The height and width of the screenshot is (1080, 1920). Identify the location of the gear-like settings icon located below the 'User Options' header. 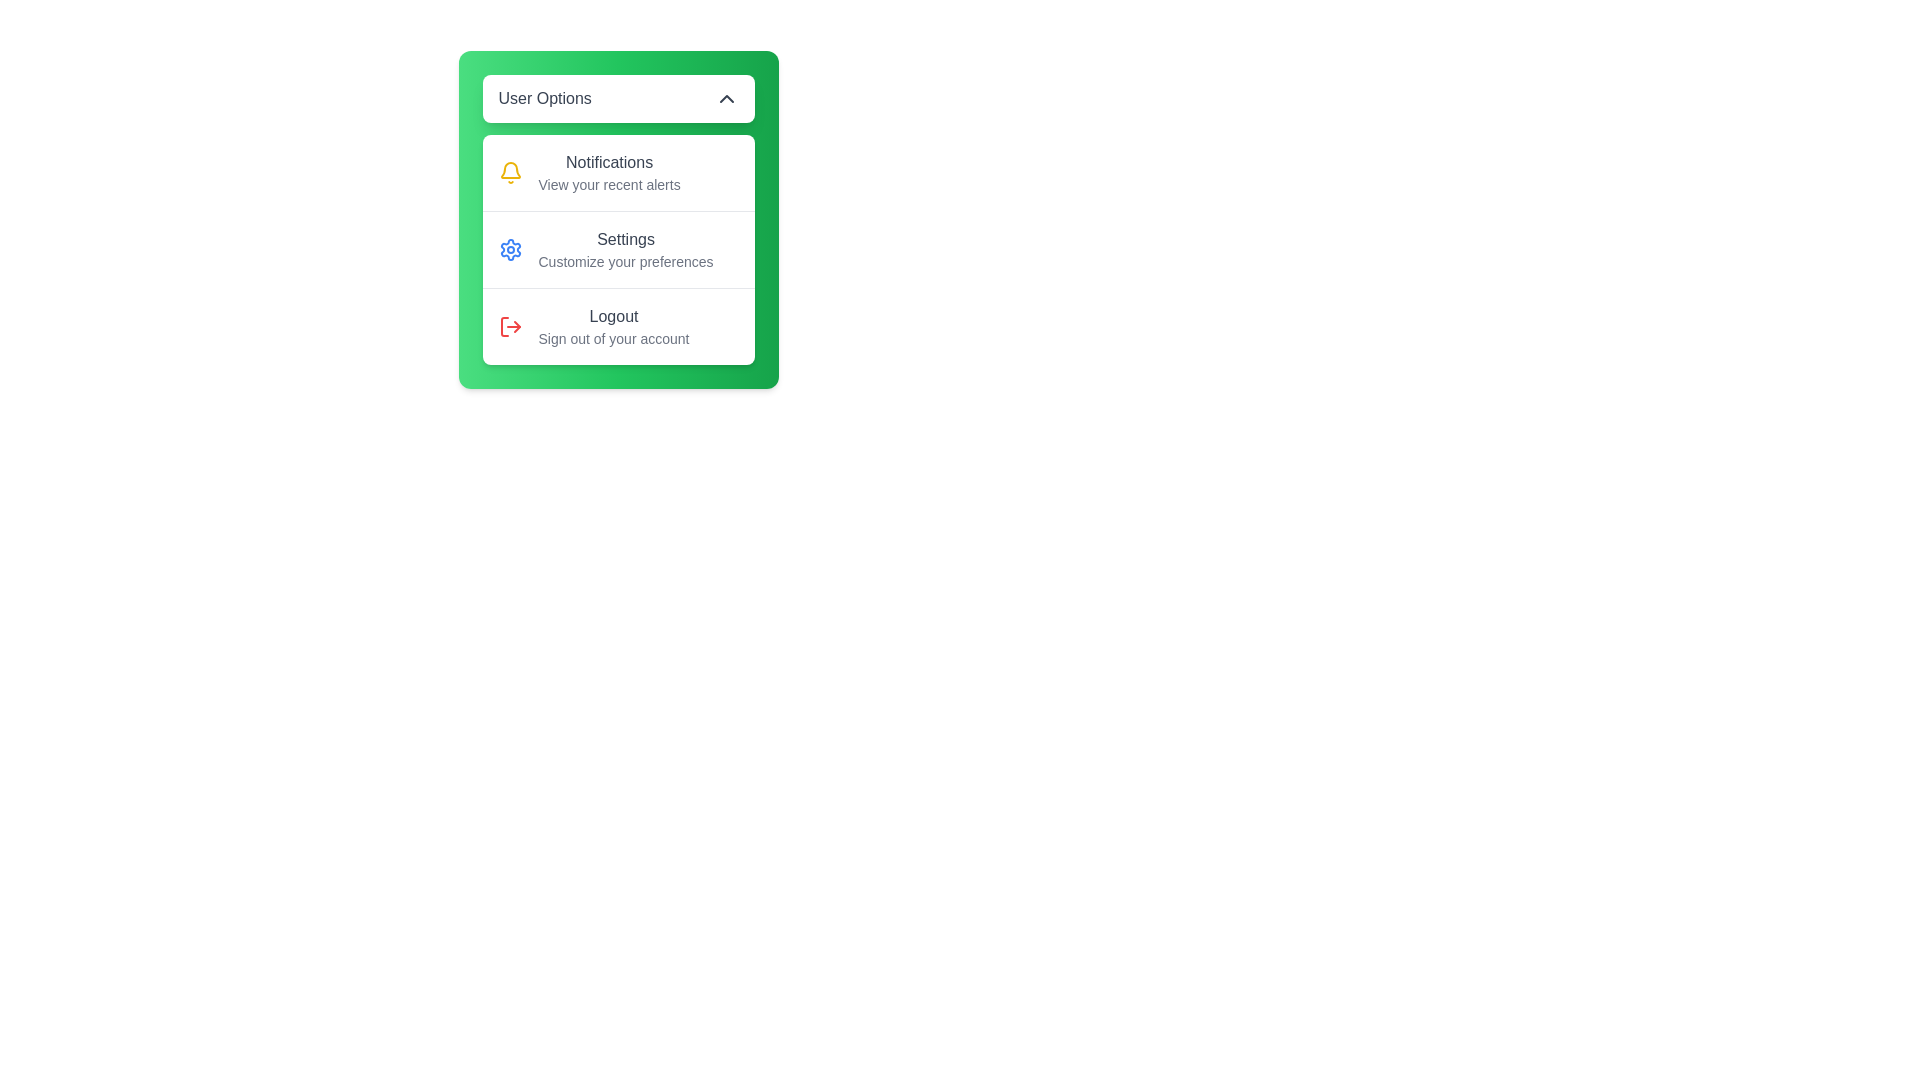
(510, 249).